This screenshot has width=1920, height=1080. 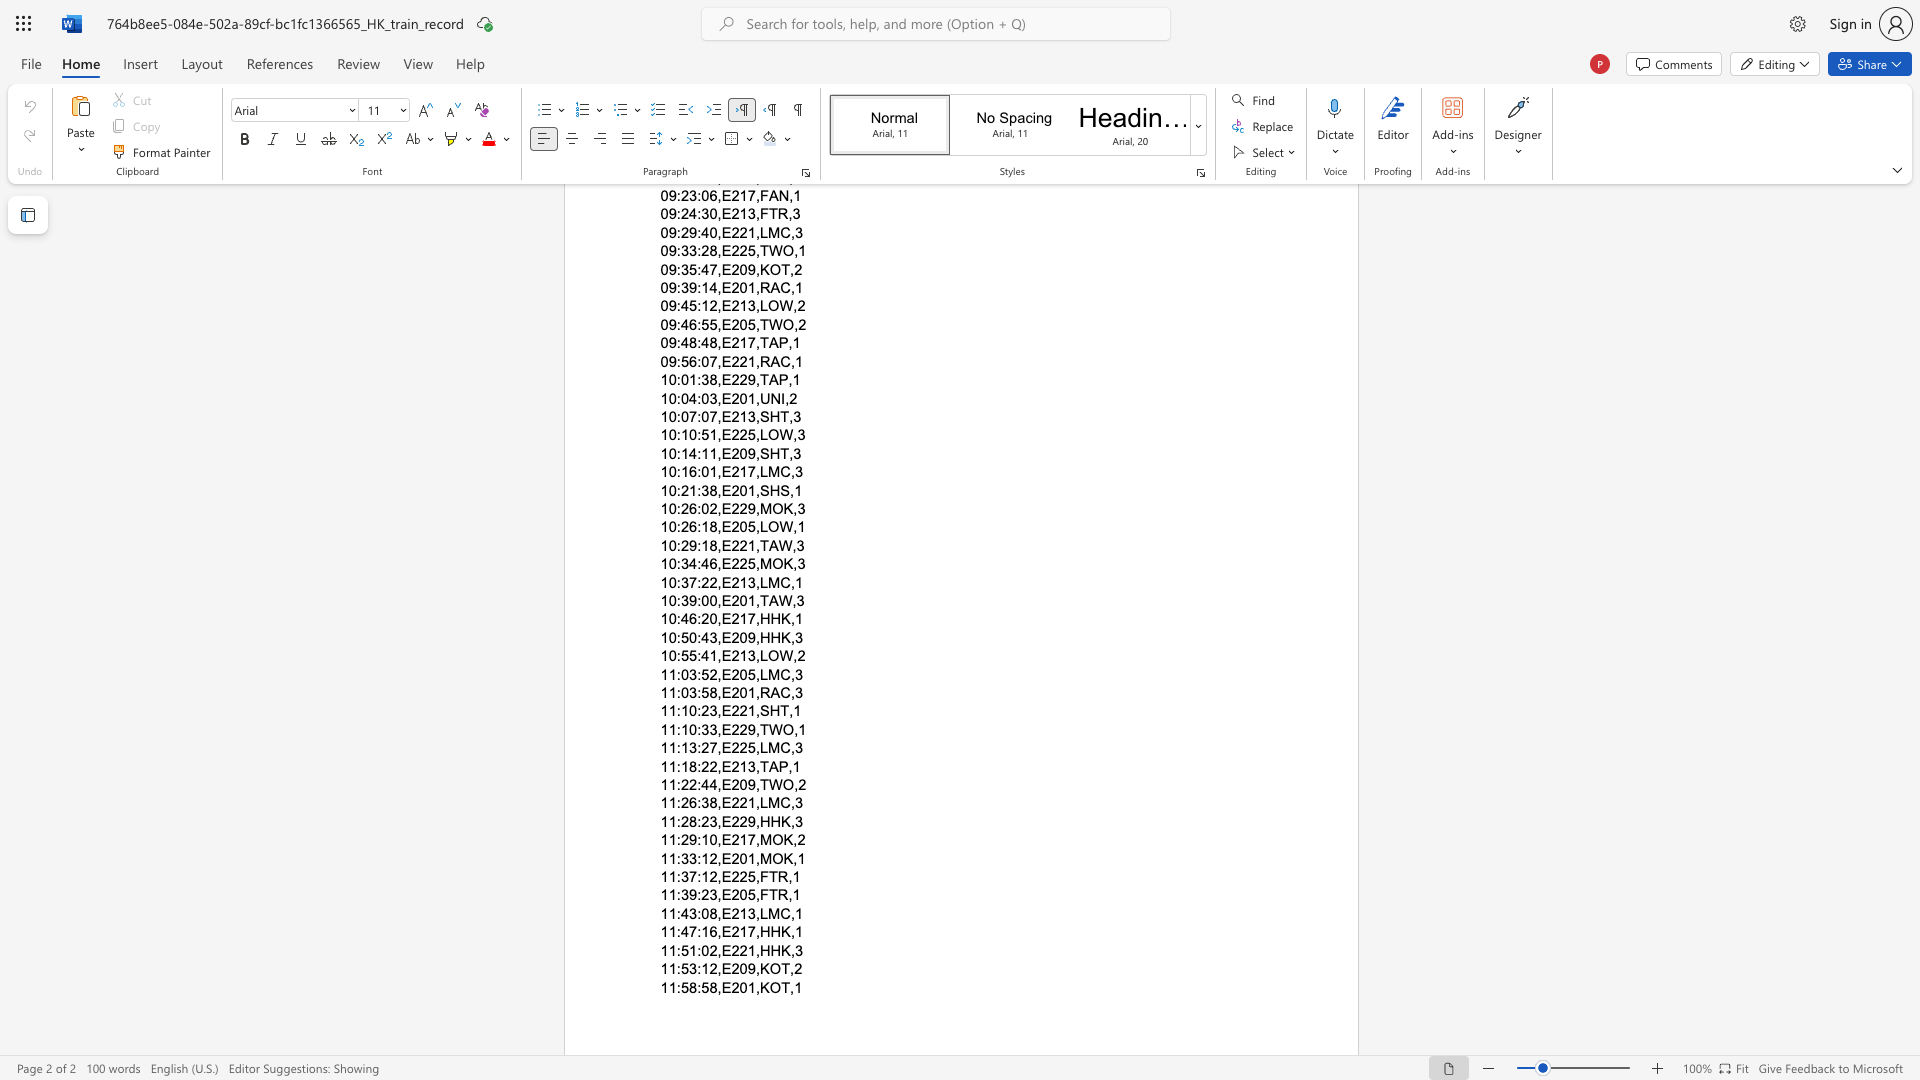 What do you see at coordinates (709, 674) in the screenshot?
I see `the subset text "2,E205,LMC" within the text "11:03:52,E205,LMC,3"` at bounding box center [709, 674].